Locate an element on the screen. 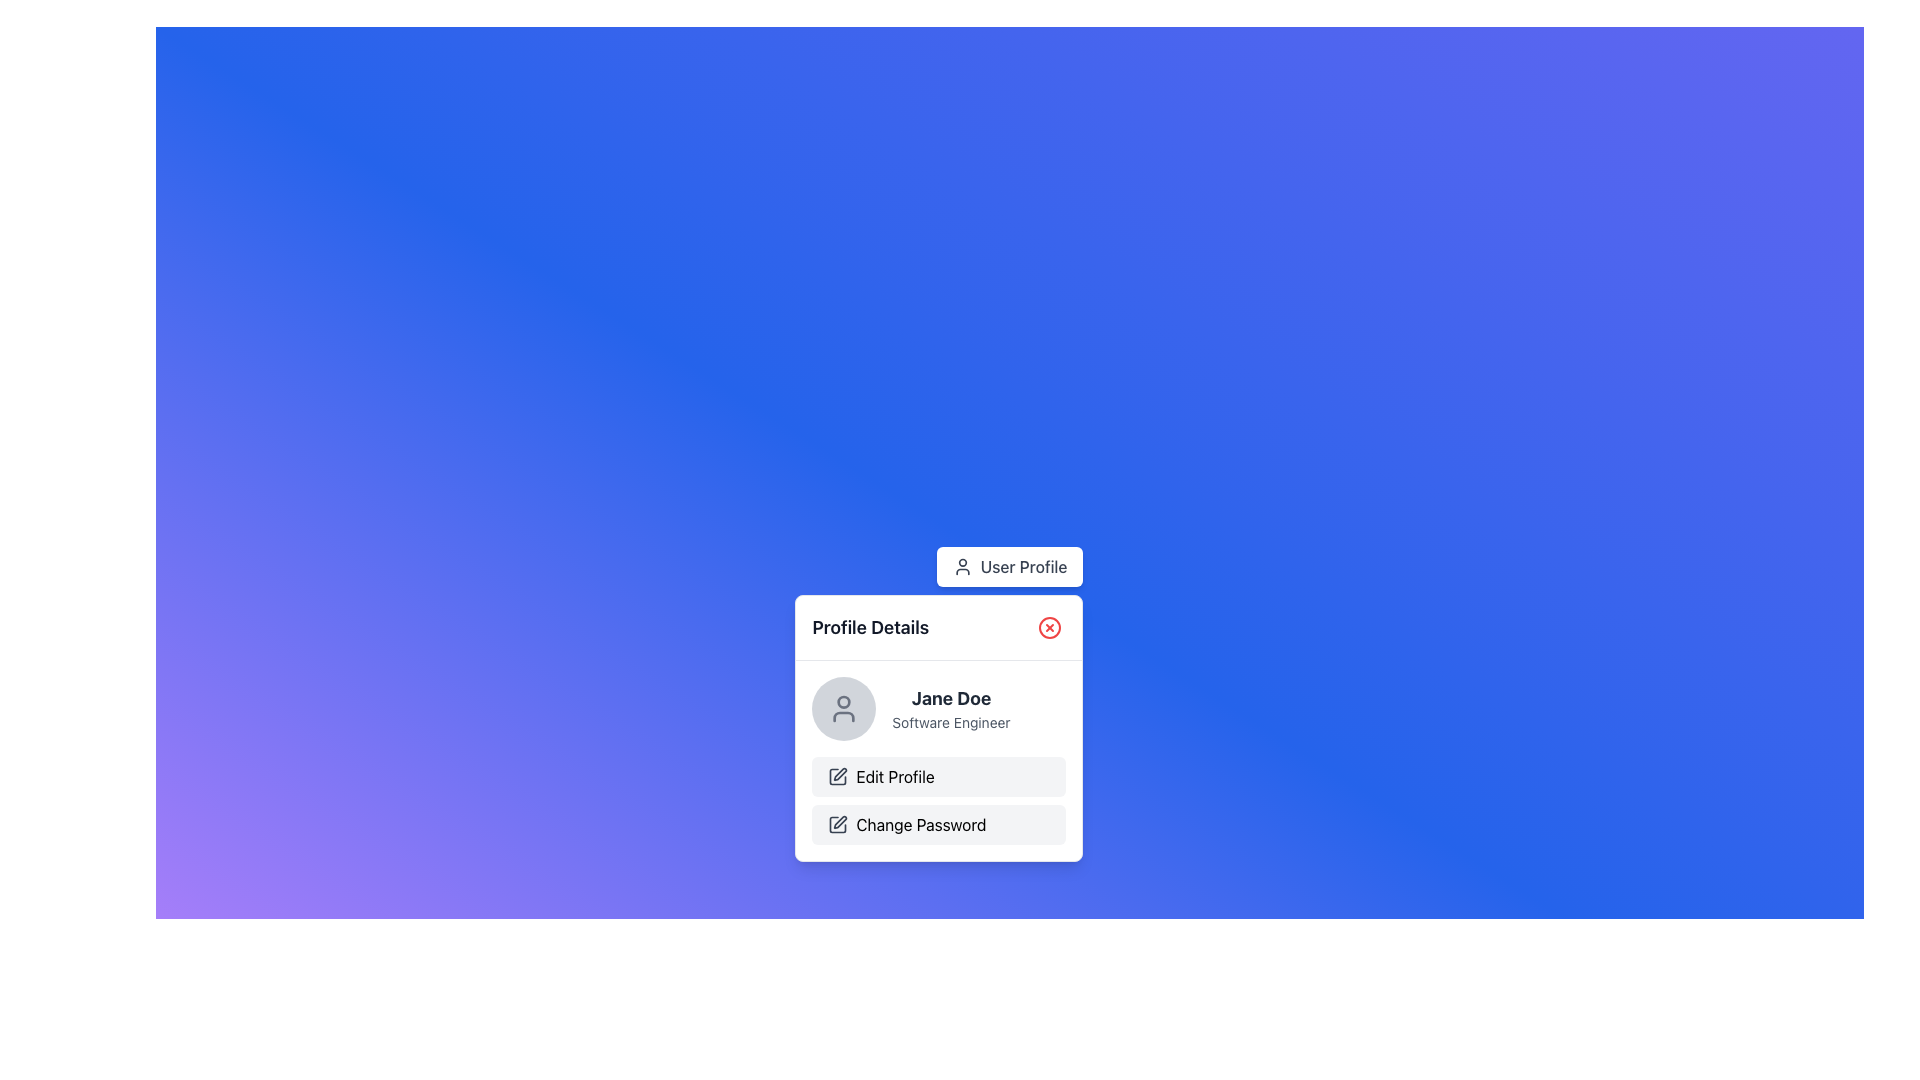 The width and height of the screenshot is (1920, 1080). static text element displaying 'Jane Doe' and 'Software Engineer' which is located above the 'Edit Profile' button in the profile details component is located at coordinates (950, 708).